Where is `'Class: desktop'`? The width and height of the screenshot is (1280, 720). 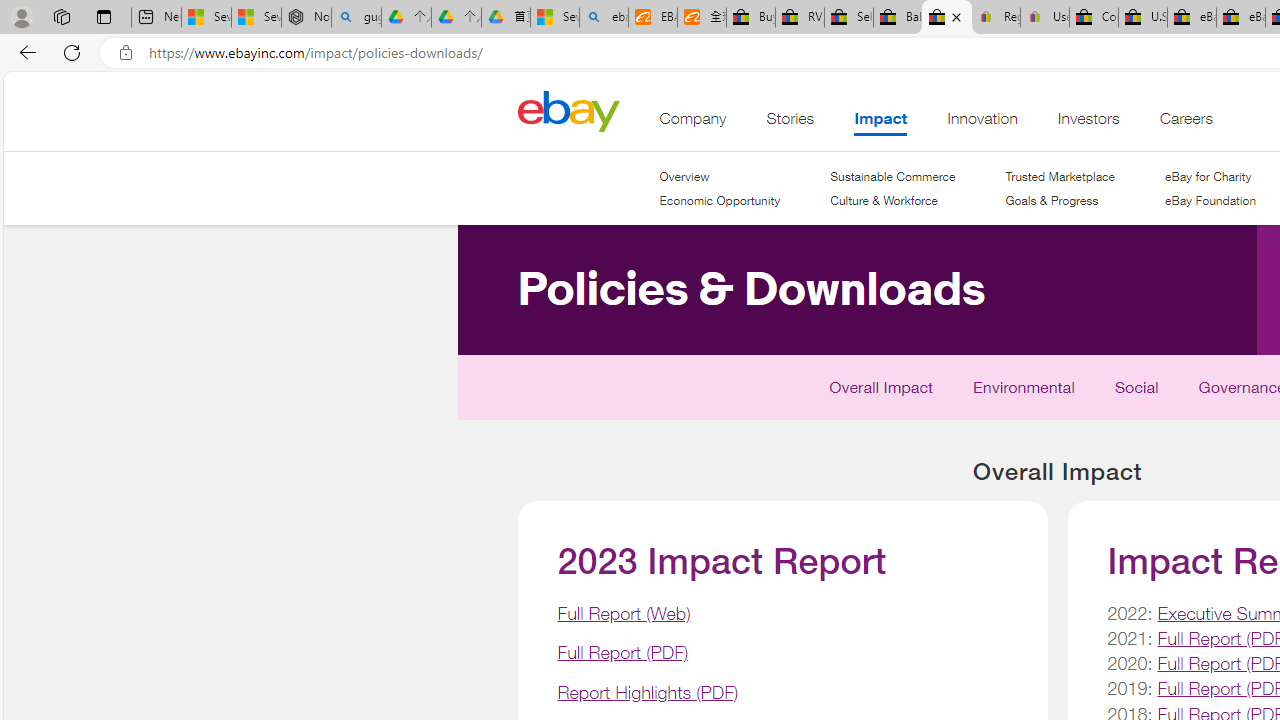
'Class: desktop' is located at coordinates (567, 111).